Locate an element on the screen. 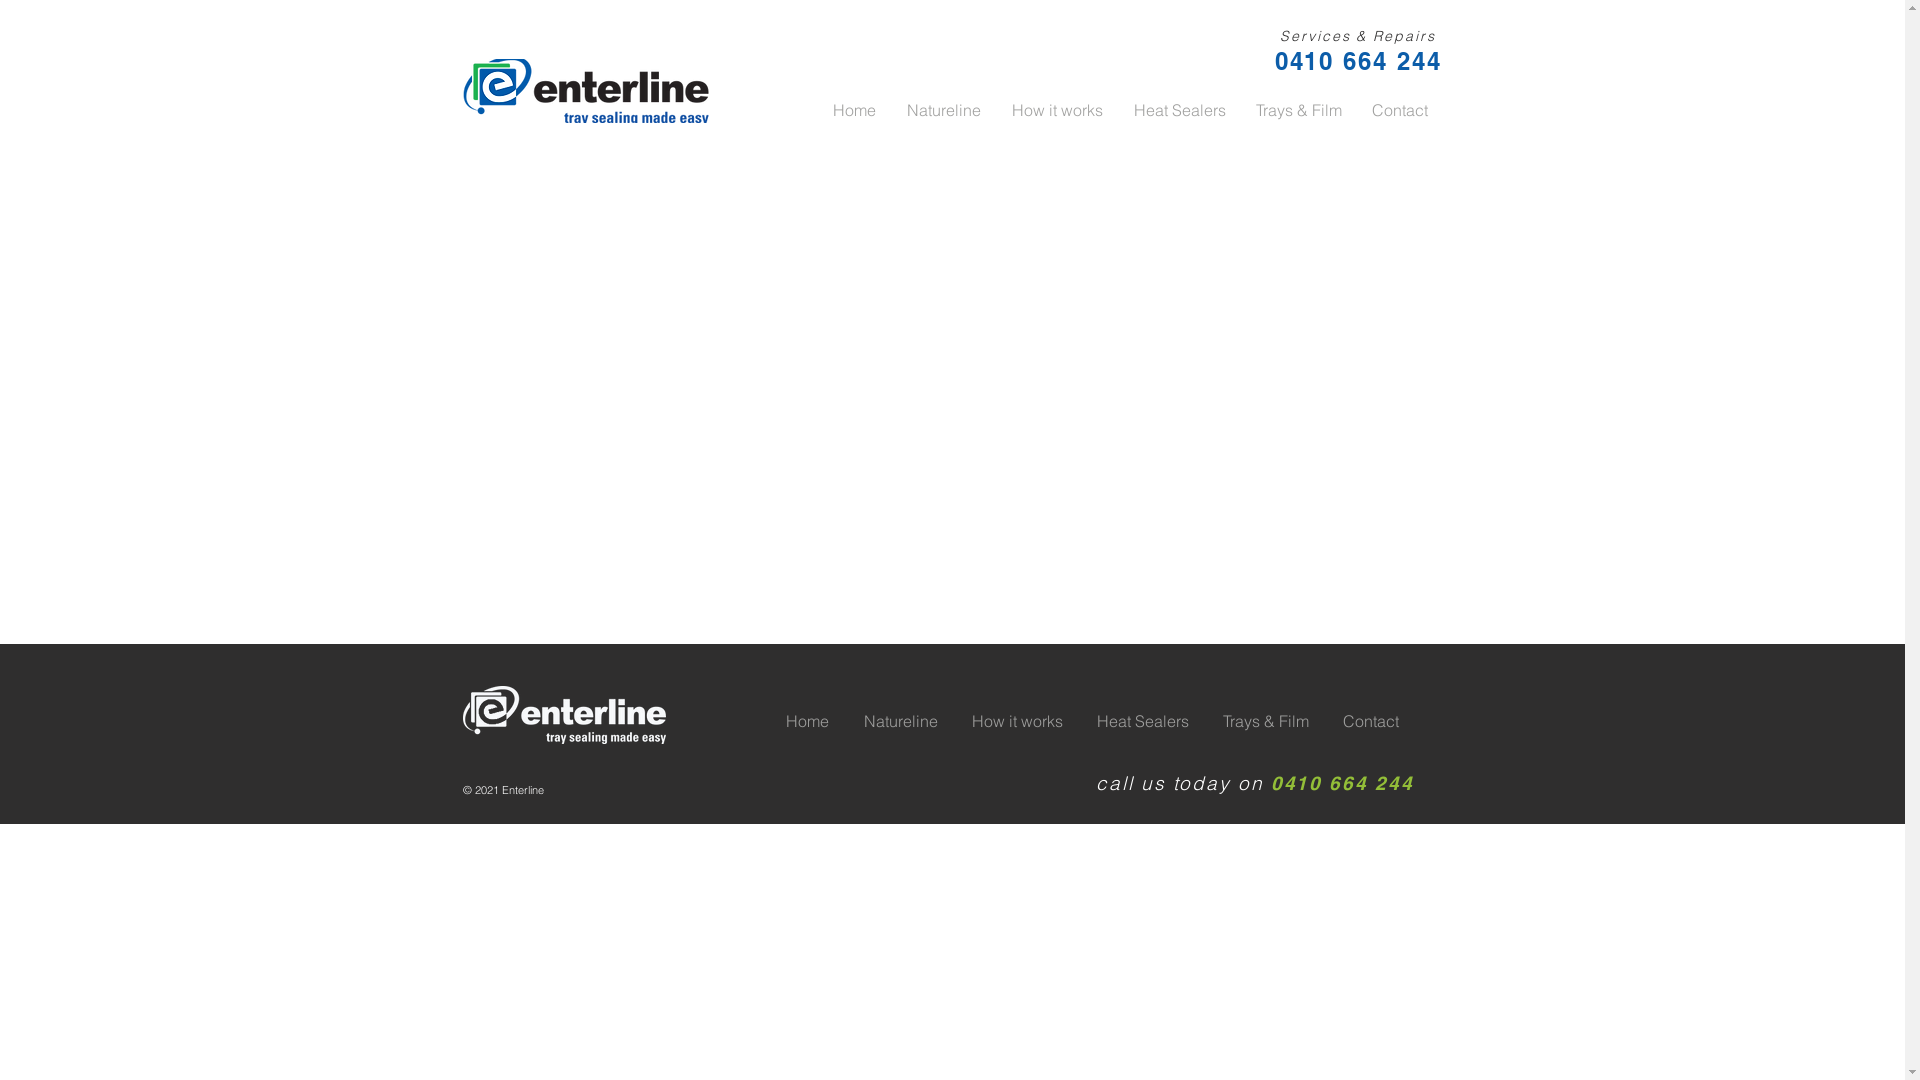  'Heat Sealers' is located at coordinates (1179, 110).